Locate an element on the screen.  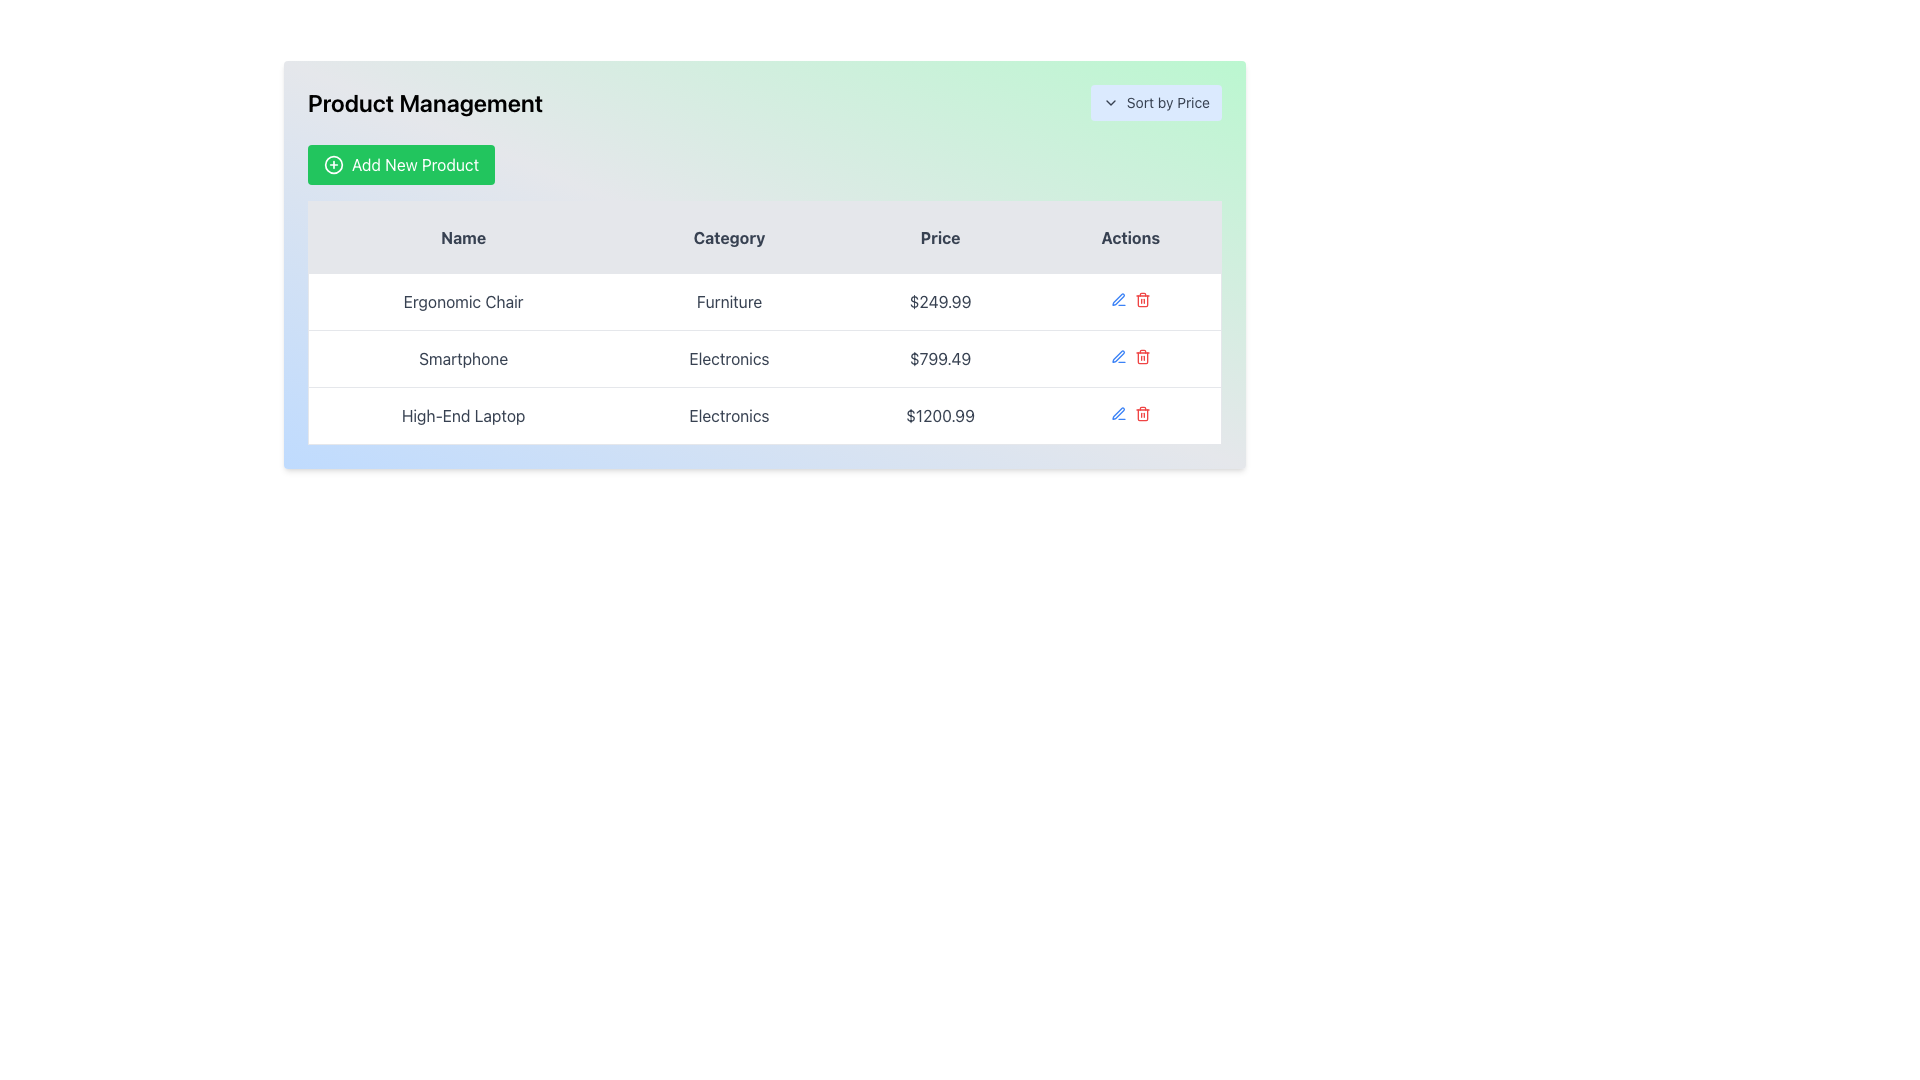
the icon indicating the action for adding a new product, which is located within the green button labeled 'Add New Product' in the top-left region of the interface is located at coordinates (334, 164).